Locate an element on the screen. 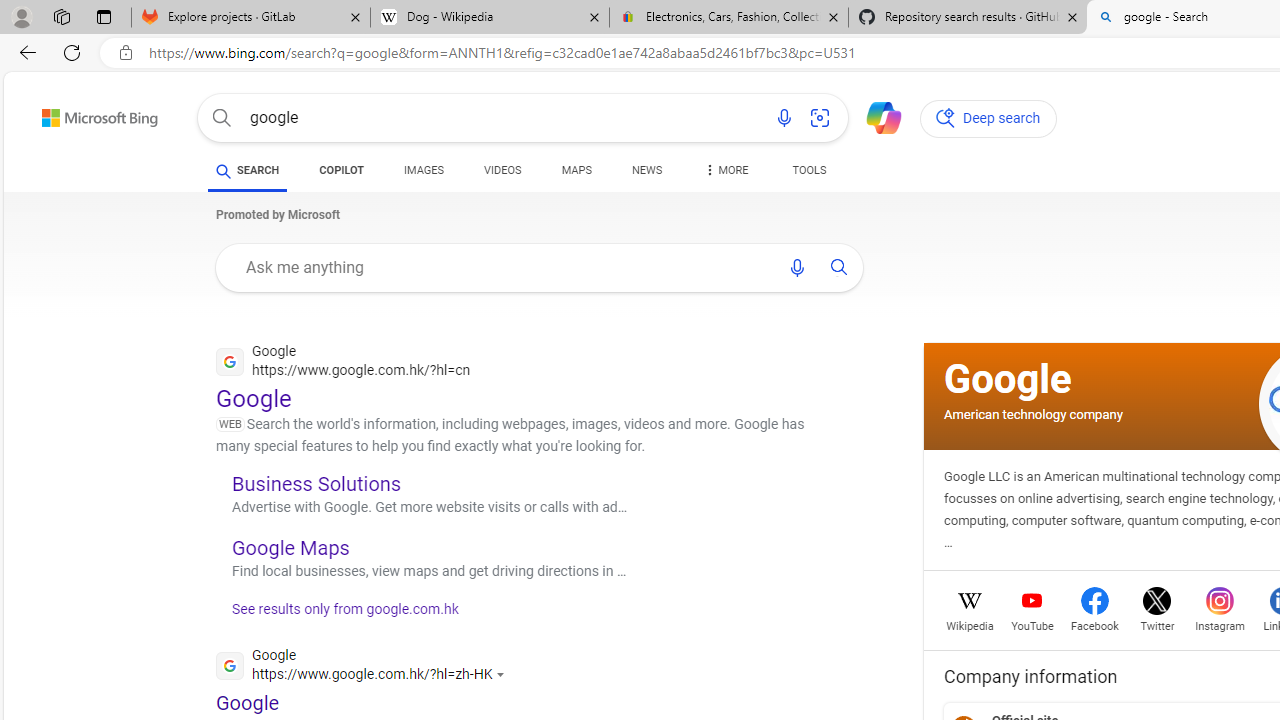 The image size is (1280, 720). 'COPILOT' is located at coordinates (341, 172).